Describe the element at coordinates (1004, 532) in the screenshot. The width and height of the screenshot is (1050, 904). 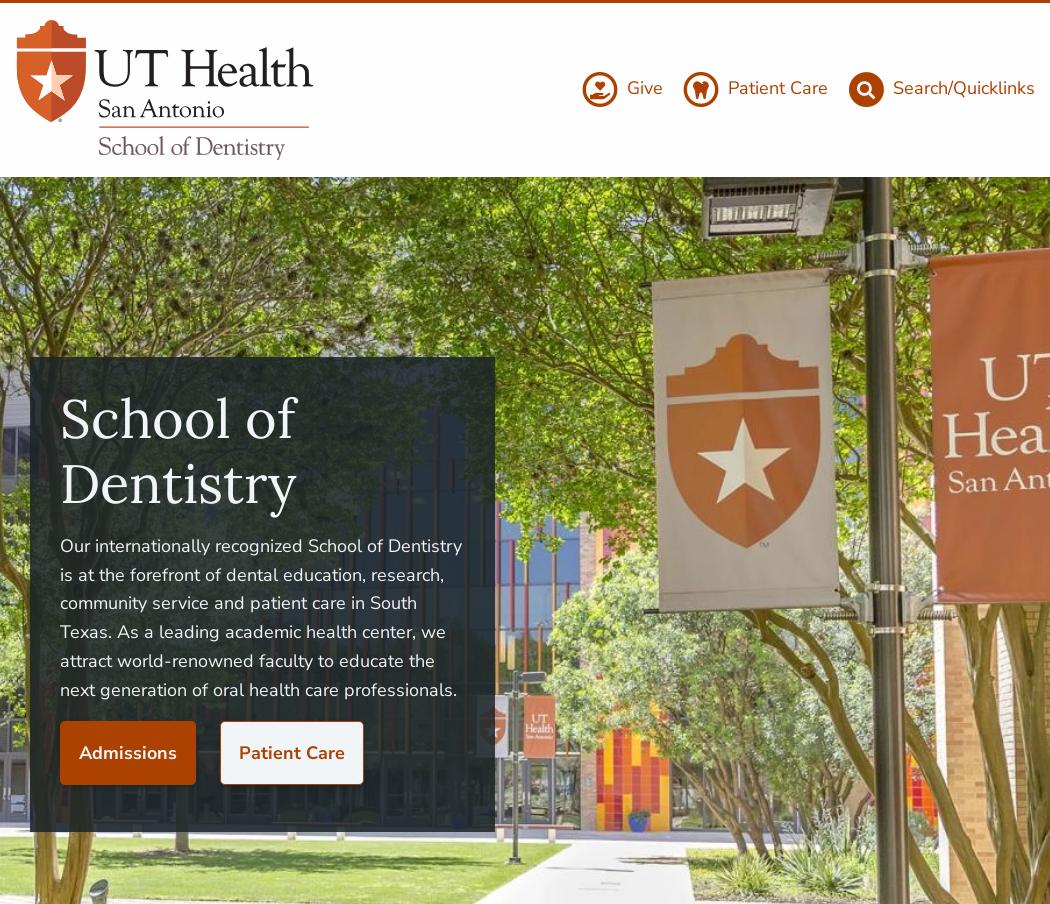
I see `'Events'` at that location.